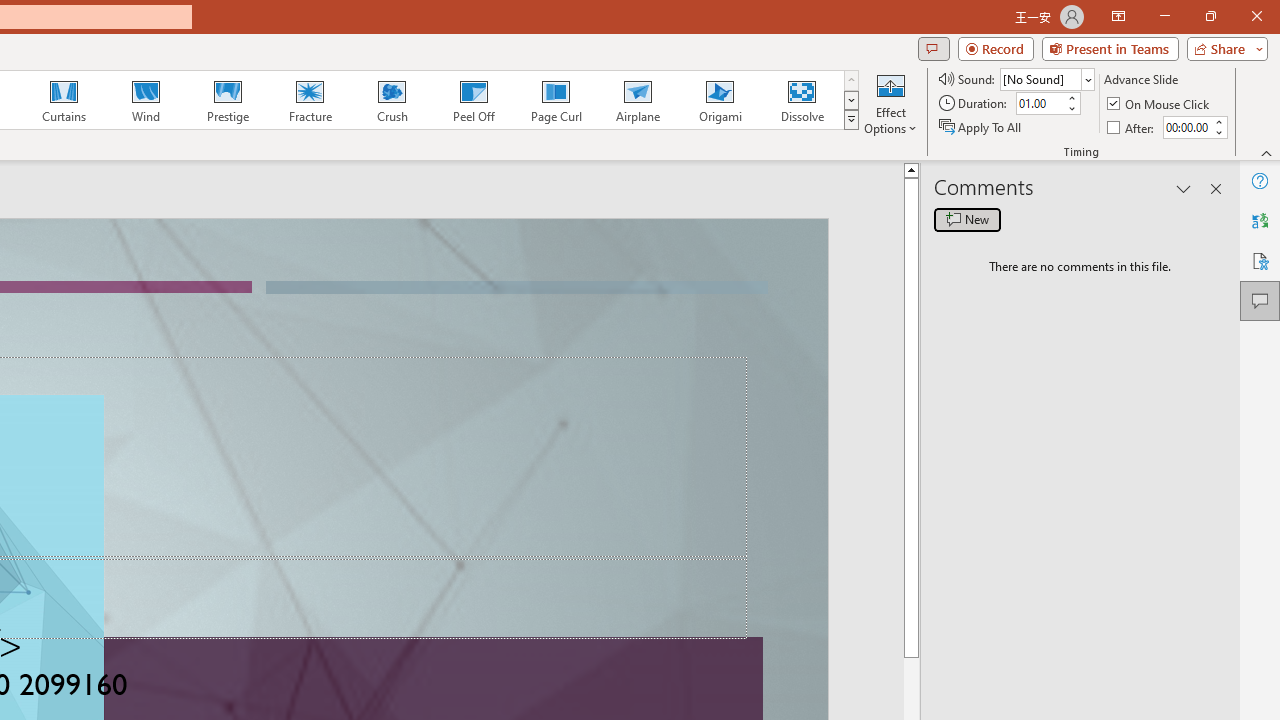 The image size is (1280, 720). What do you see at coordinates (1159, 103) in the screenshot?
I see `'On Mouse Click'` at bounding box center [1159, 103].